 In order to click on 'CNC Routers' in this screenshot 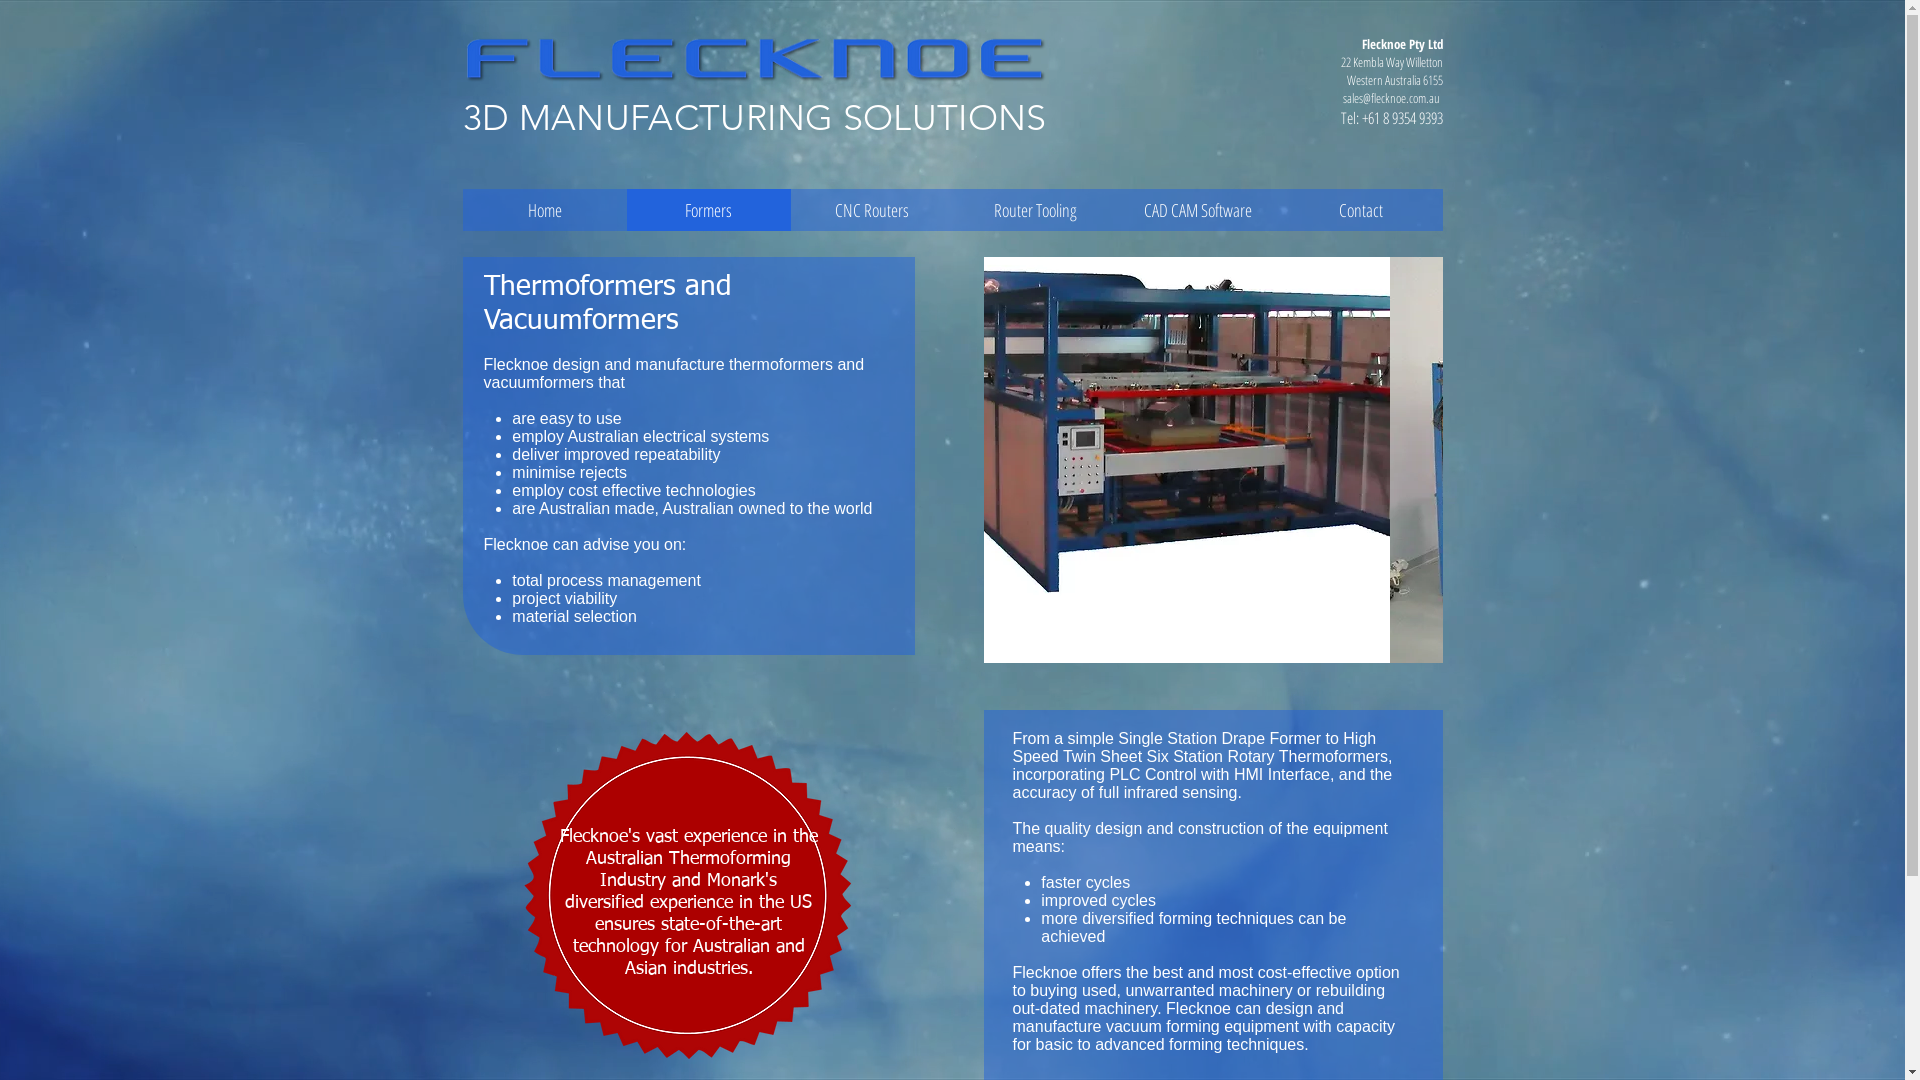, I will do `click(871, 209)`.